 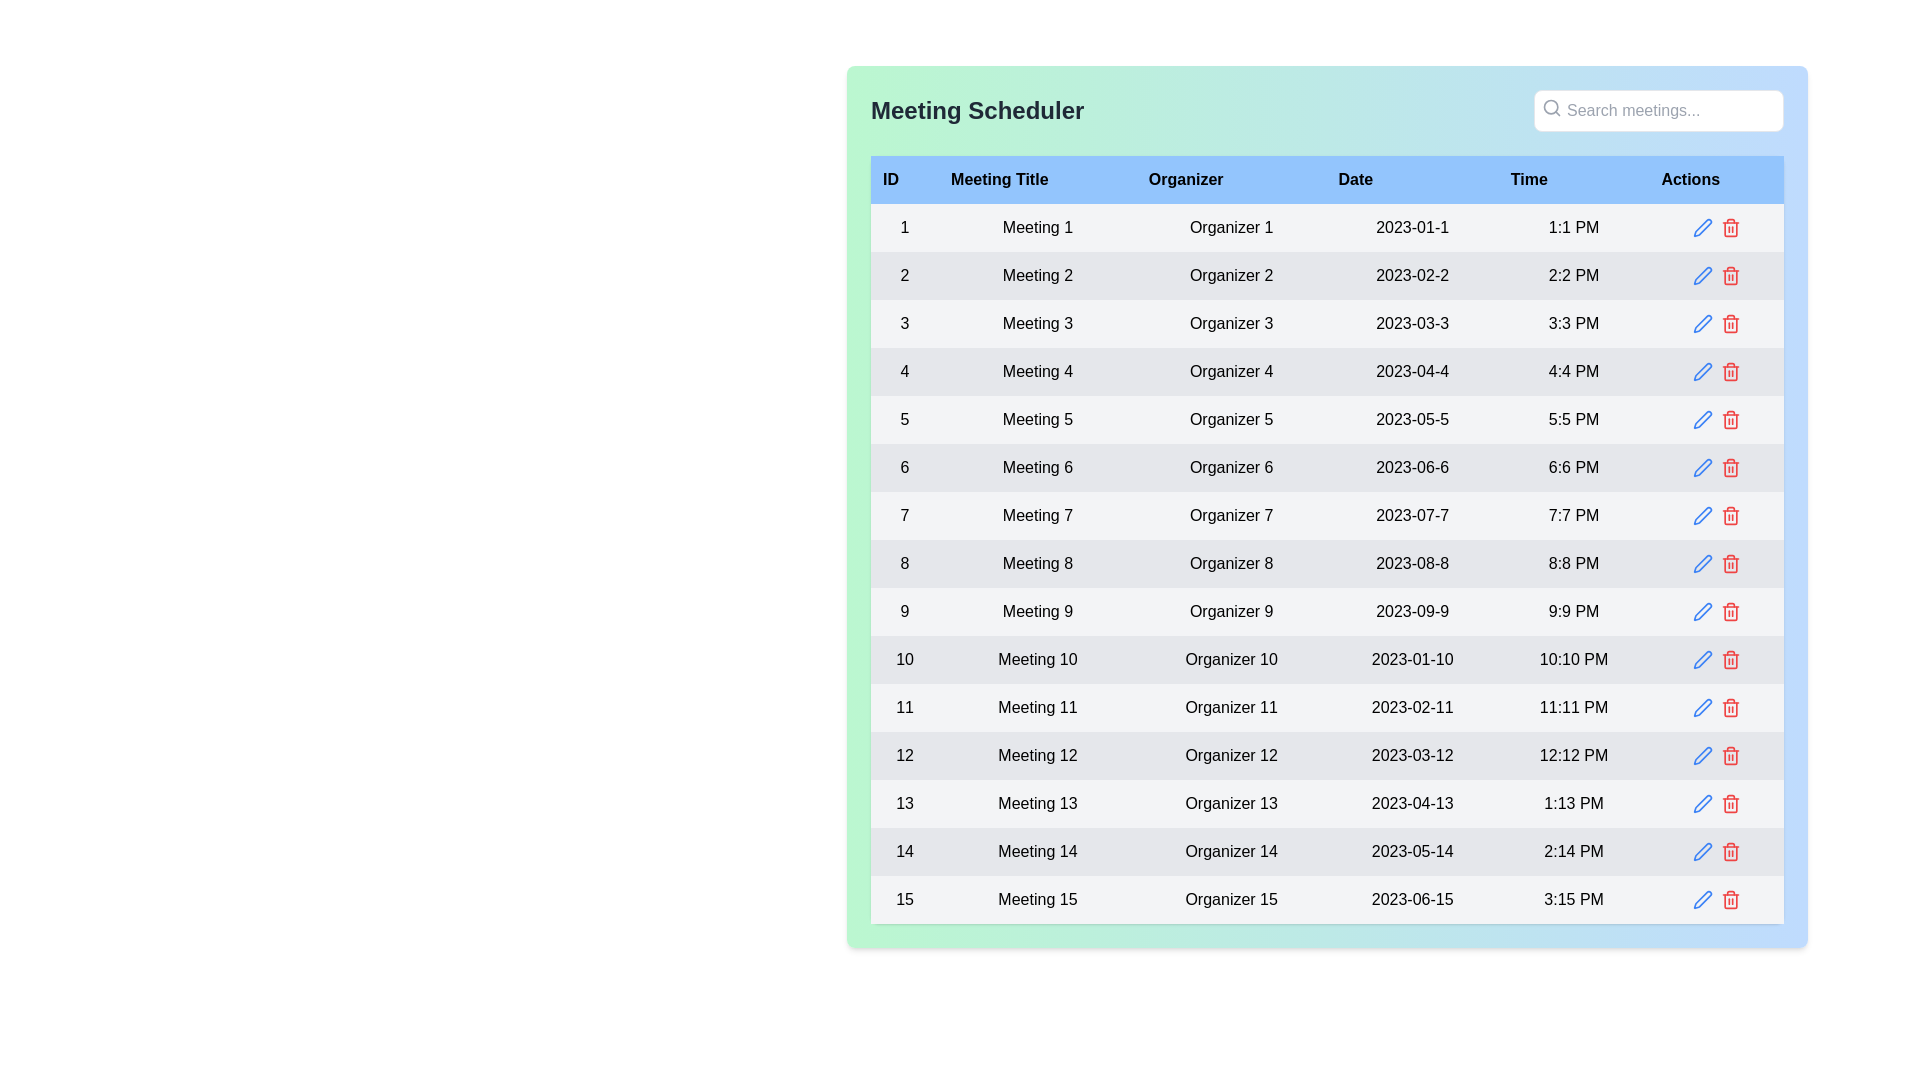 I want to click on date text '2023-03-12' from the Text label located in the twelfth row under the 'Date' column of the table, so click(x=1411, y=756).